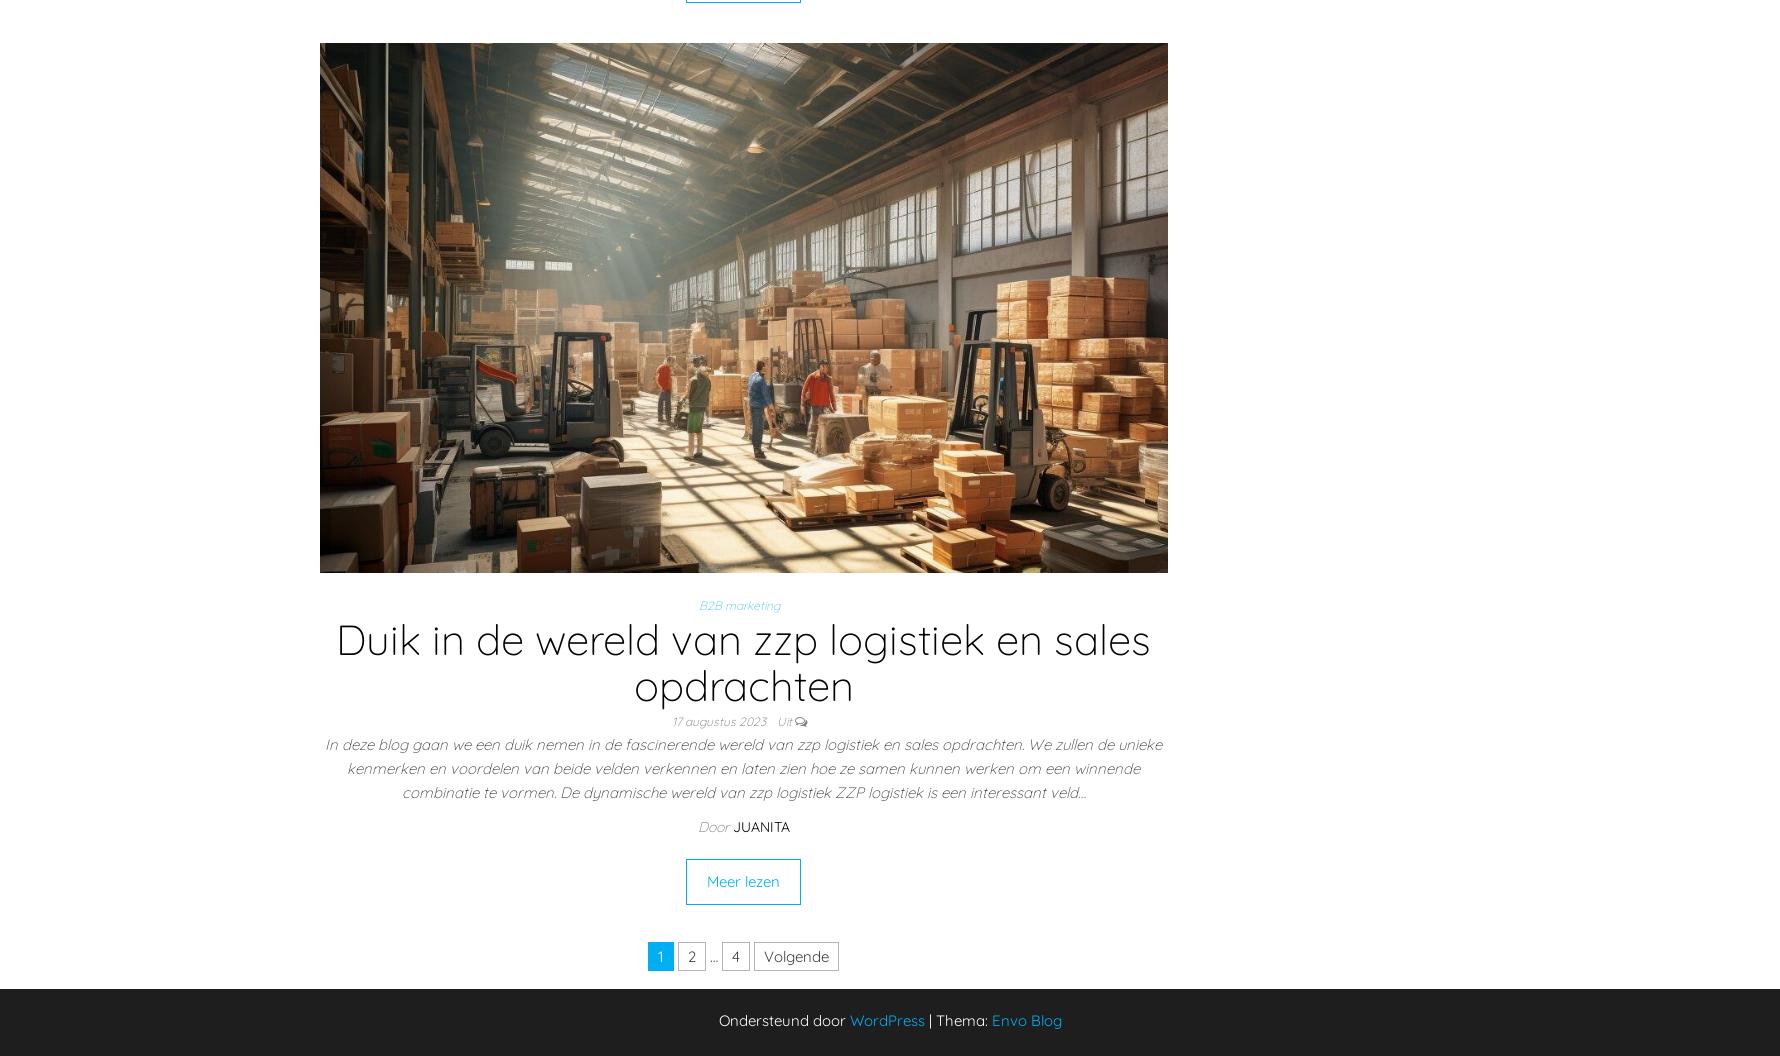  What do you see at coordinates (743, 662) in the screenshot?
I see `'Duik in de wereld van zzp logistiek en sales opdrachten'` at bounding box center [743, 662].